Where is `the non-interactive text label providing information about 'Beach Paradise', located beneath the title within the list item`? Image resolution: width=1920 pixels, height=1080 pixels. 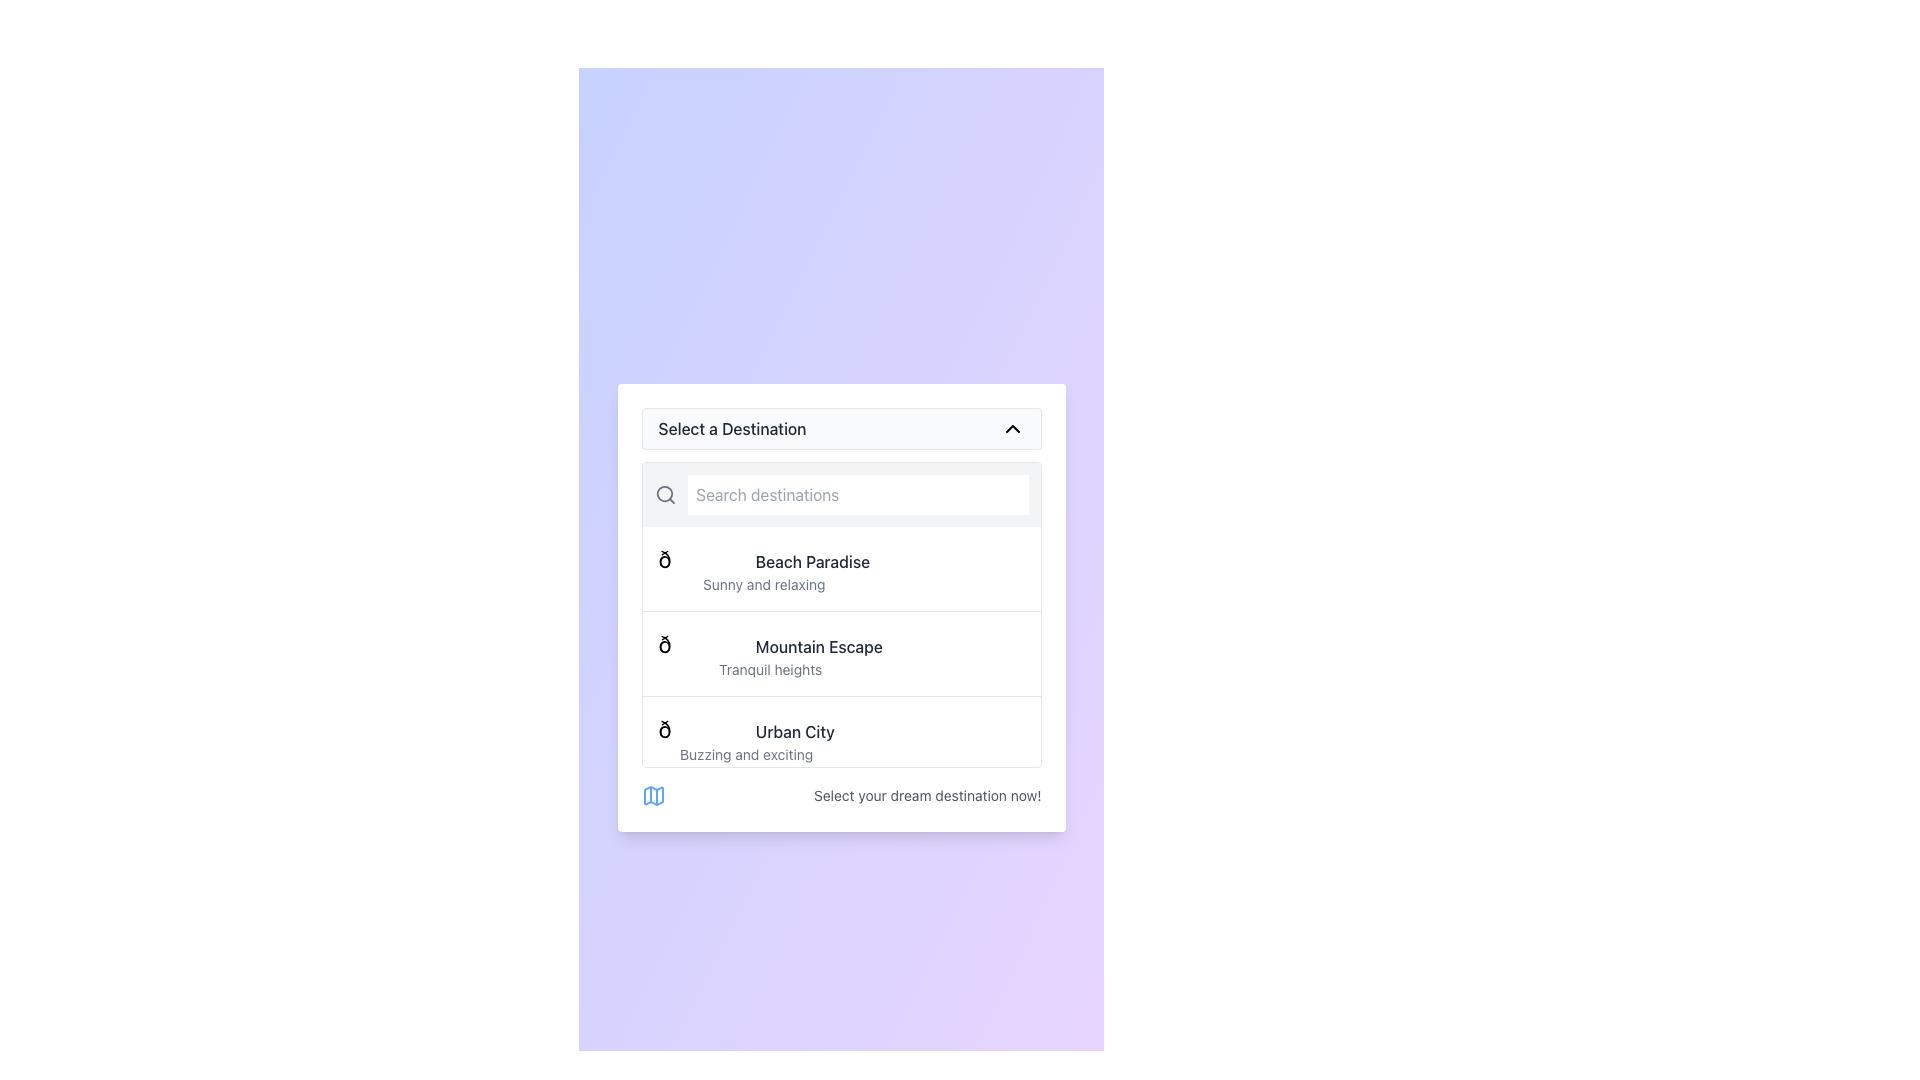 the non-interactive text label providing information about 'Beach Paradise', located beneath the title within the list item is located at coordinates (763, 585).